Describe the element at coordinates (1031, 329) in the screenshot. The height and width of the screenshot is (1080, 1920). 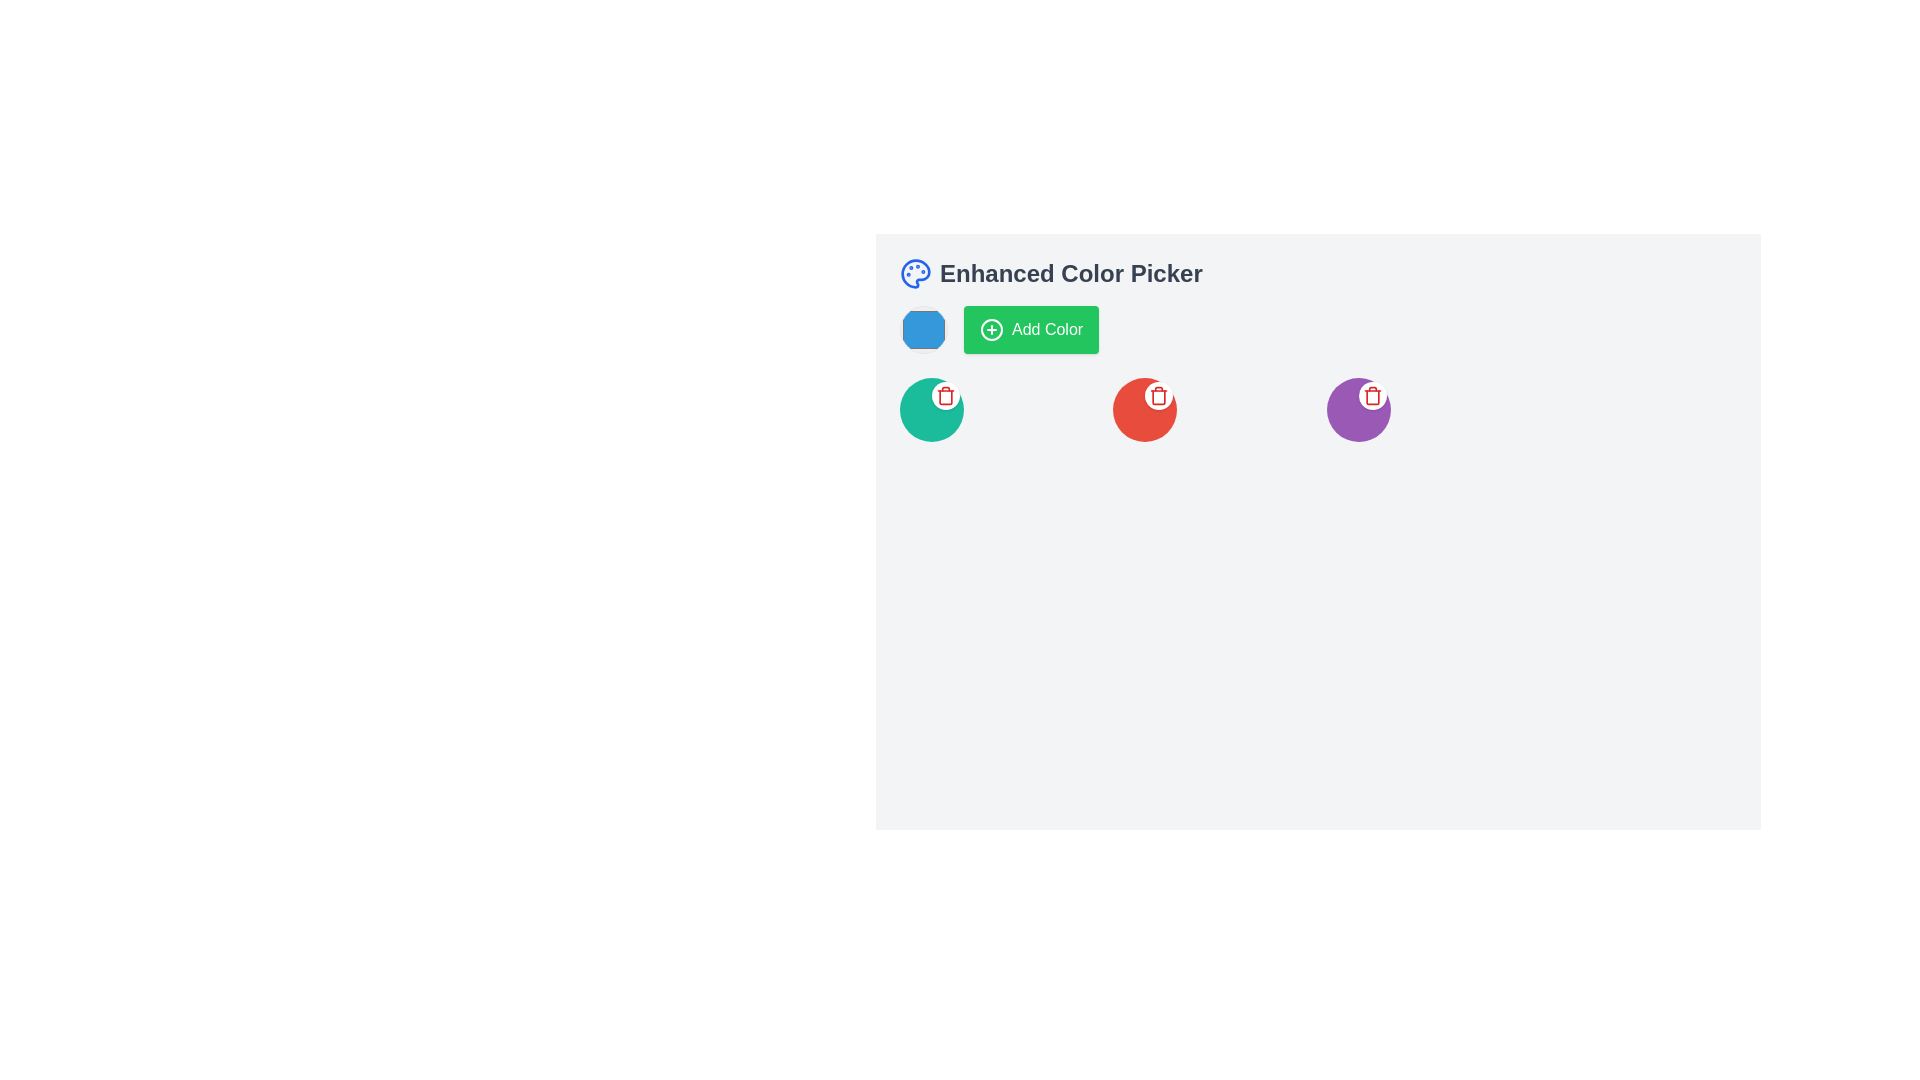
I see `the button located under the 'Enhanced Color Picker' section` at that location.